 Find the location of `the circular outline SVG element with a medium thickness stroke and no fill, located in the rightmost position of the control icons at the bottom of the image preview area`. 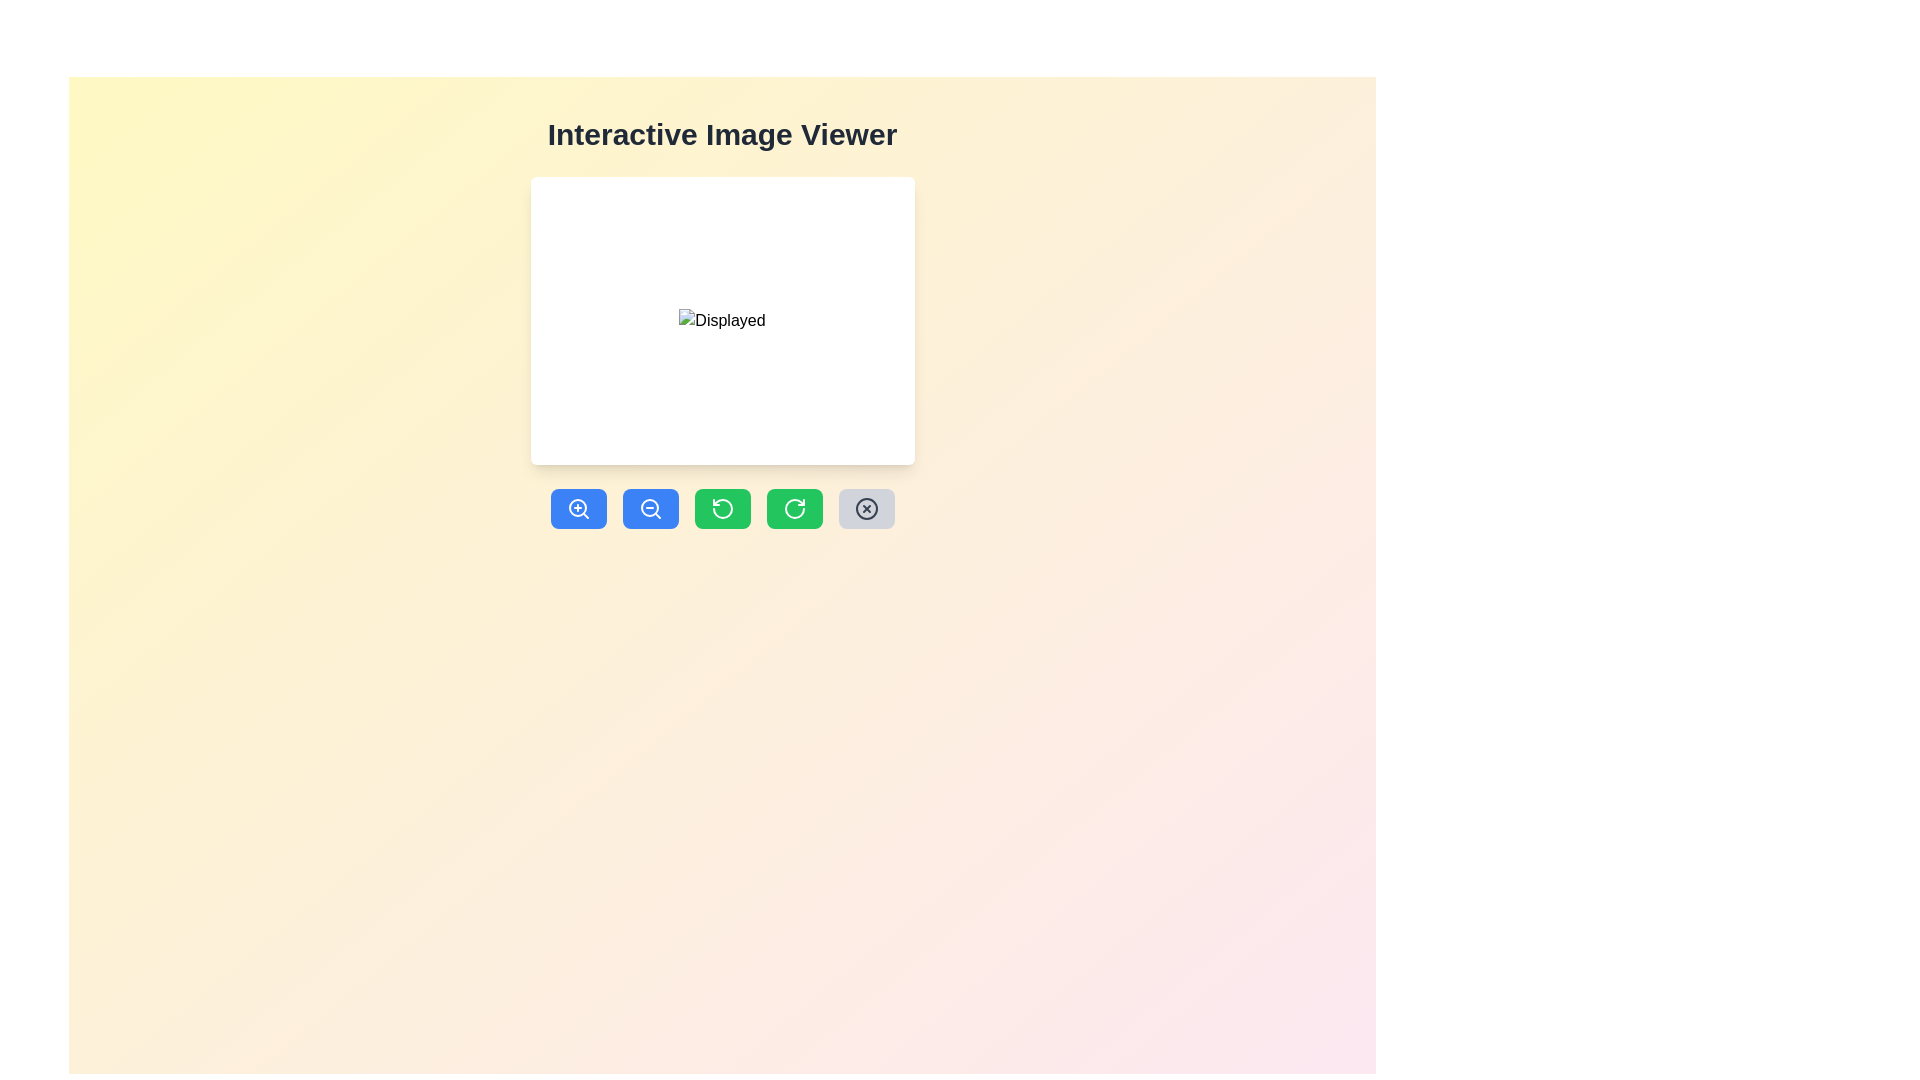

the circular outline SVG element with a medium thickness stroke and no fill, located in the rightmost position of the control icons at the bottom of the image preview area is located at coordinates (866, 508).